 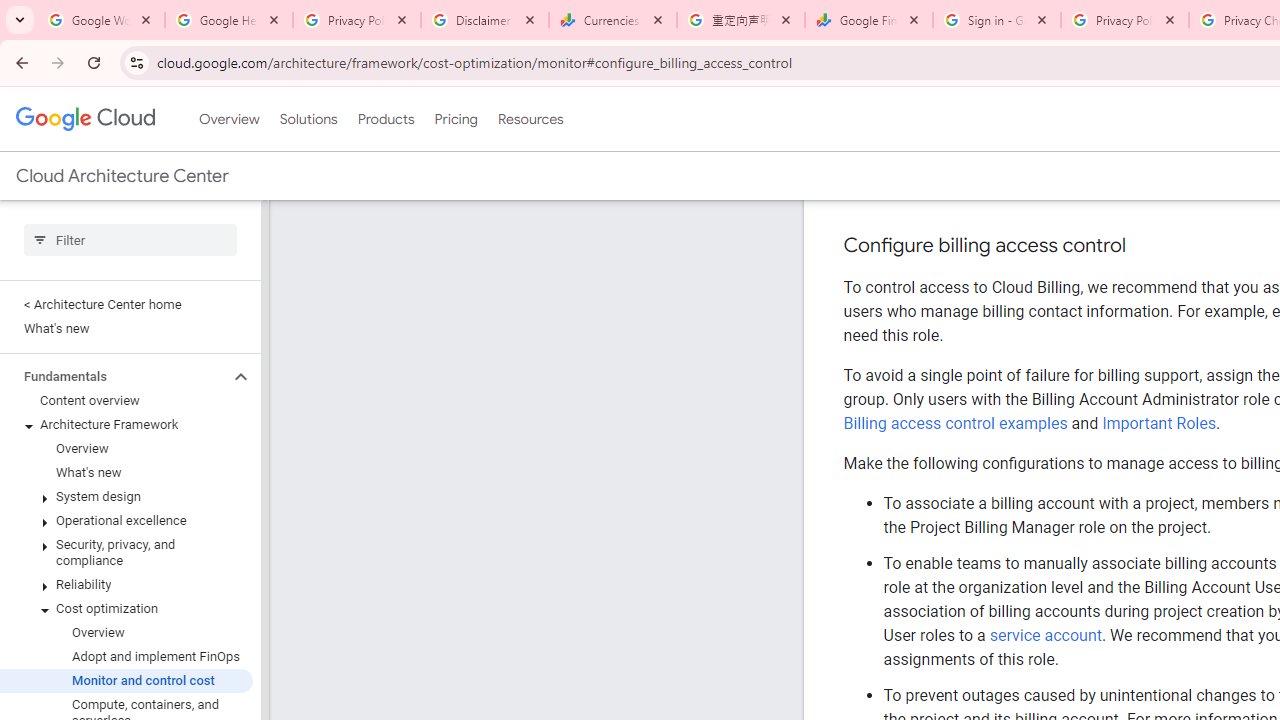 What do you see at coordinates (125, 496) in the screenshot?
I see `'System design'` at bounding box center [125, 496].